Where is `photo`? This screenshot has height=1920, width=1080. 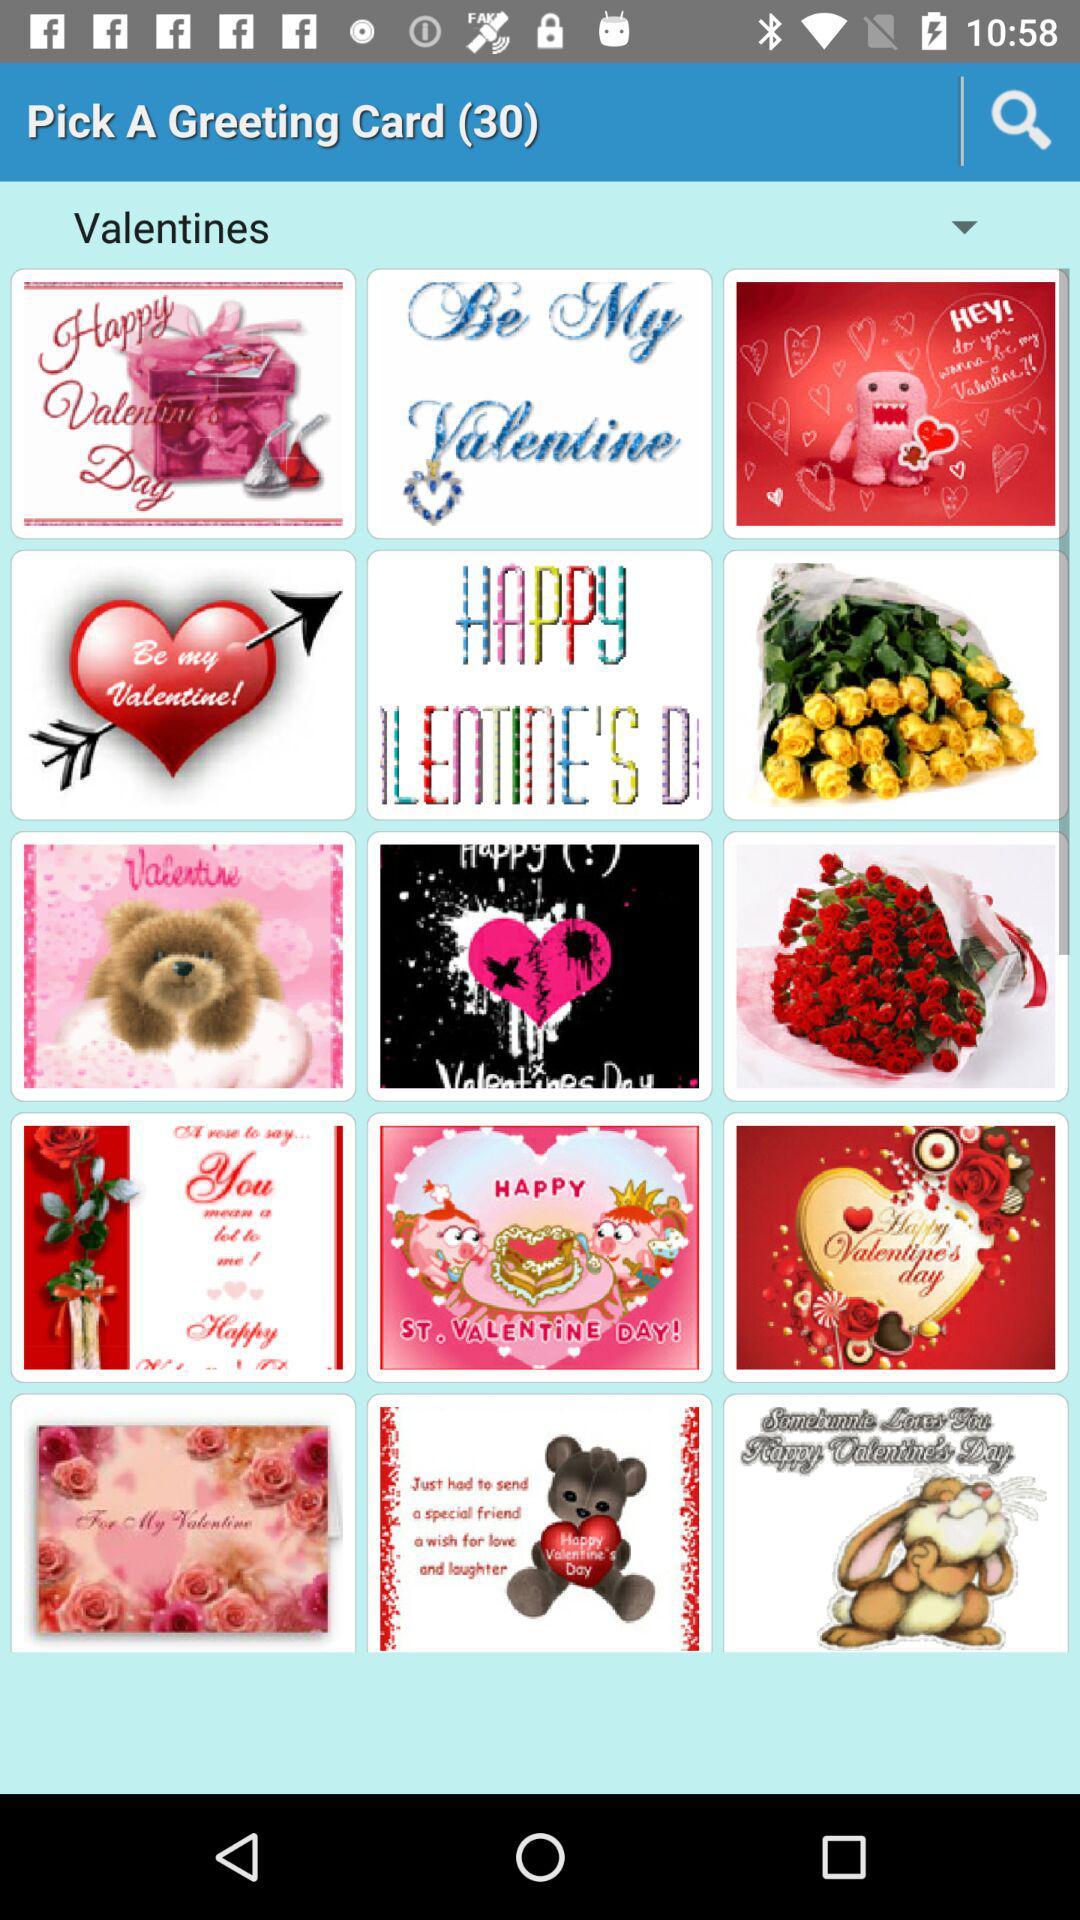
photo is located at coordinates (538, 1246).